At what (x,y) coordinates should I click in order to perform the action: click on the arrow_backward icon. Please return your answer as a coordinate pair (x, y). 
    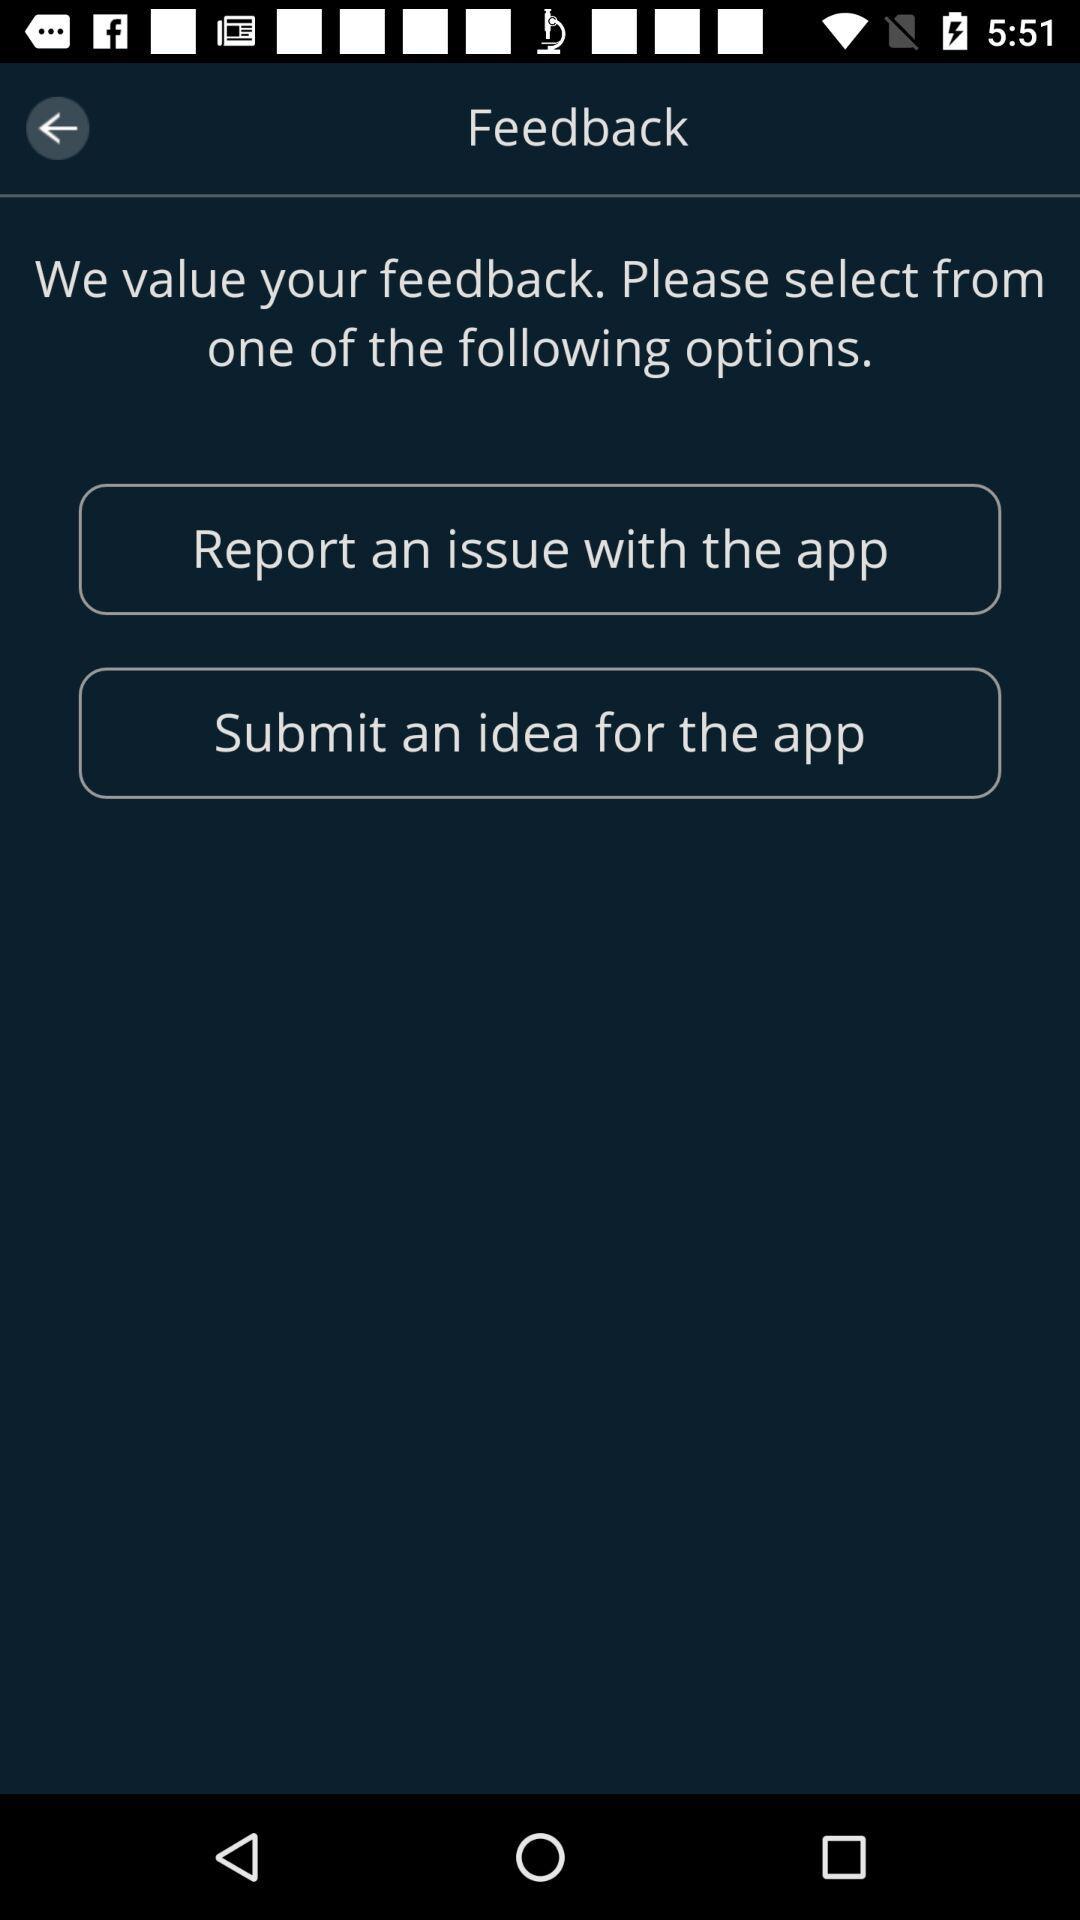
    Looking at the image, I should click on (56, 127).